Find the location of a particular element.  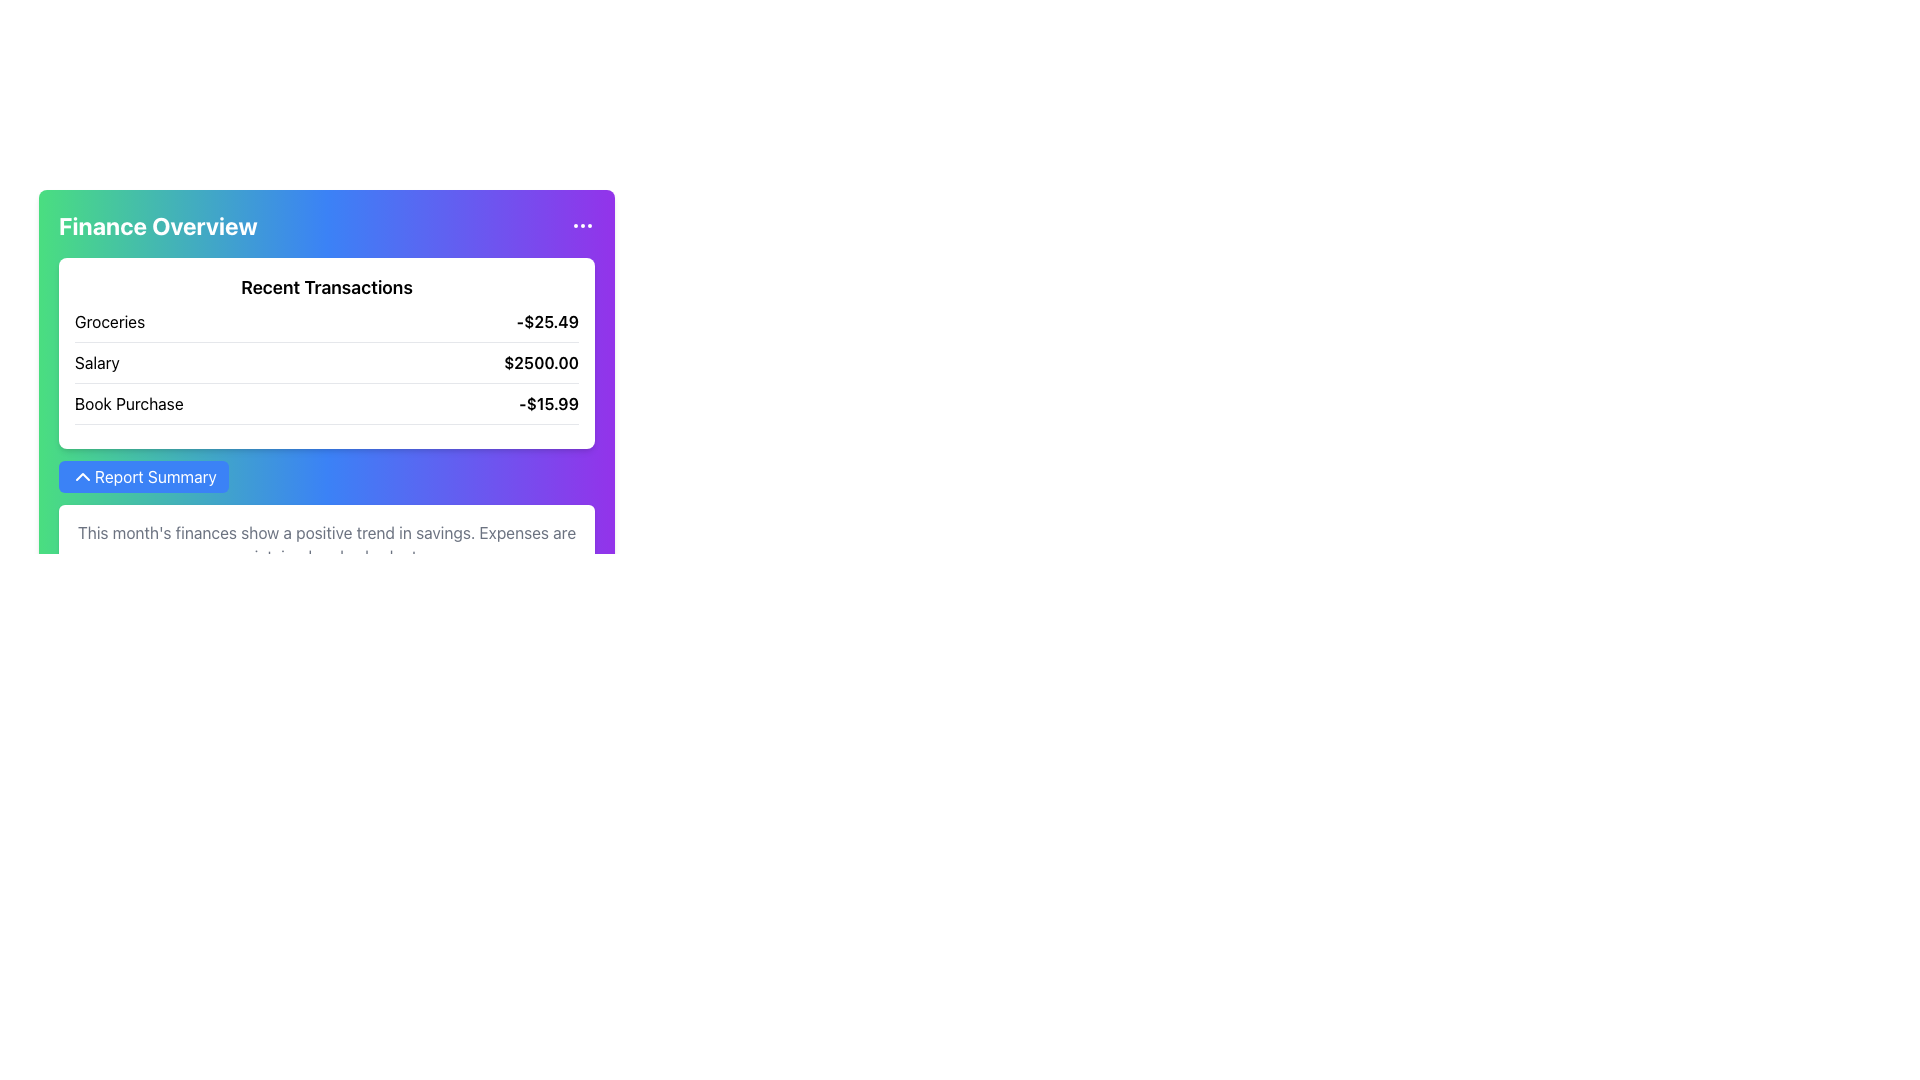

text label that serves as the header for the section summarizing recent financial transactions, located centrally within a white box is located at coordinates (326, 288).